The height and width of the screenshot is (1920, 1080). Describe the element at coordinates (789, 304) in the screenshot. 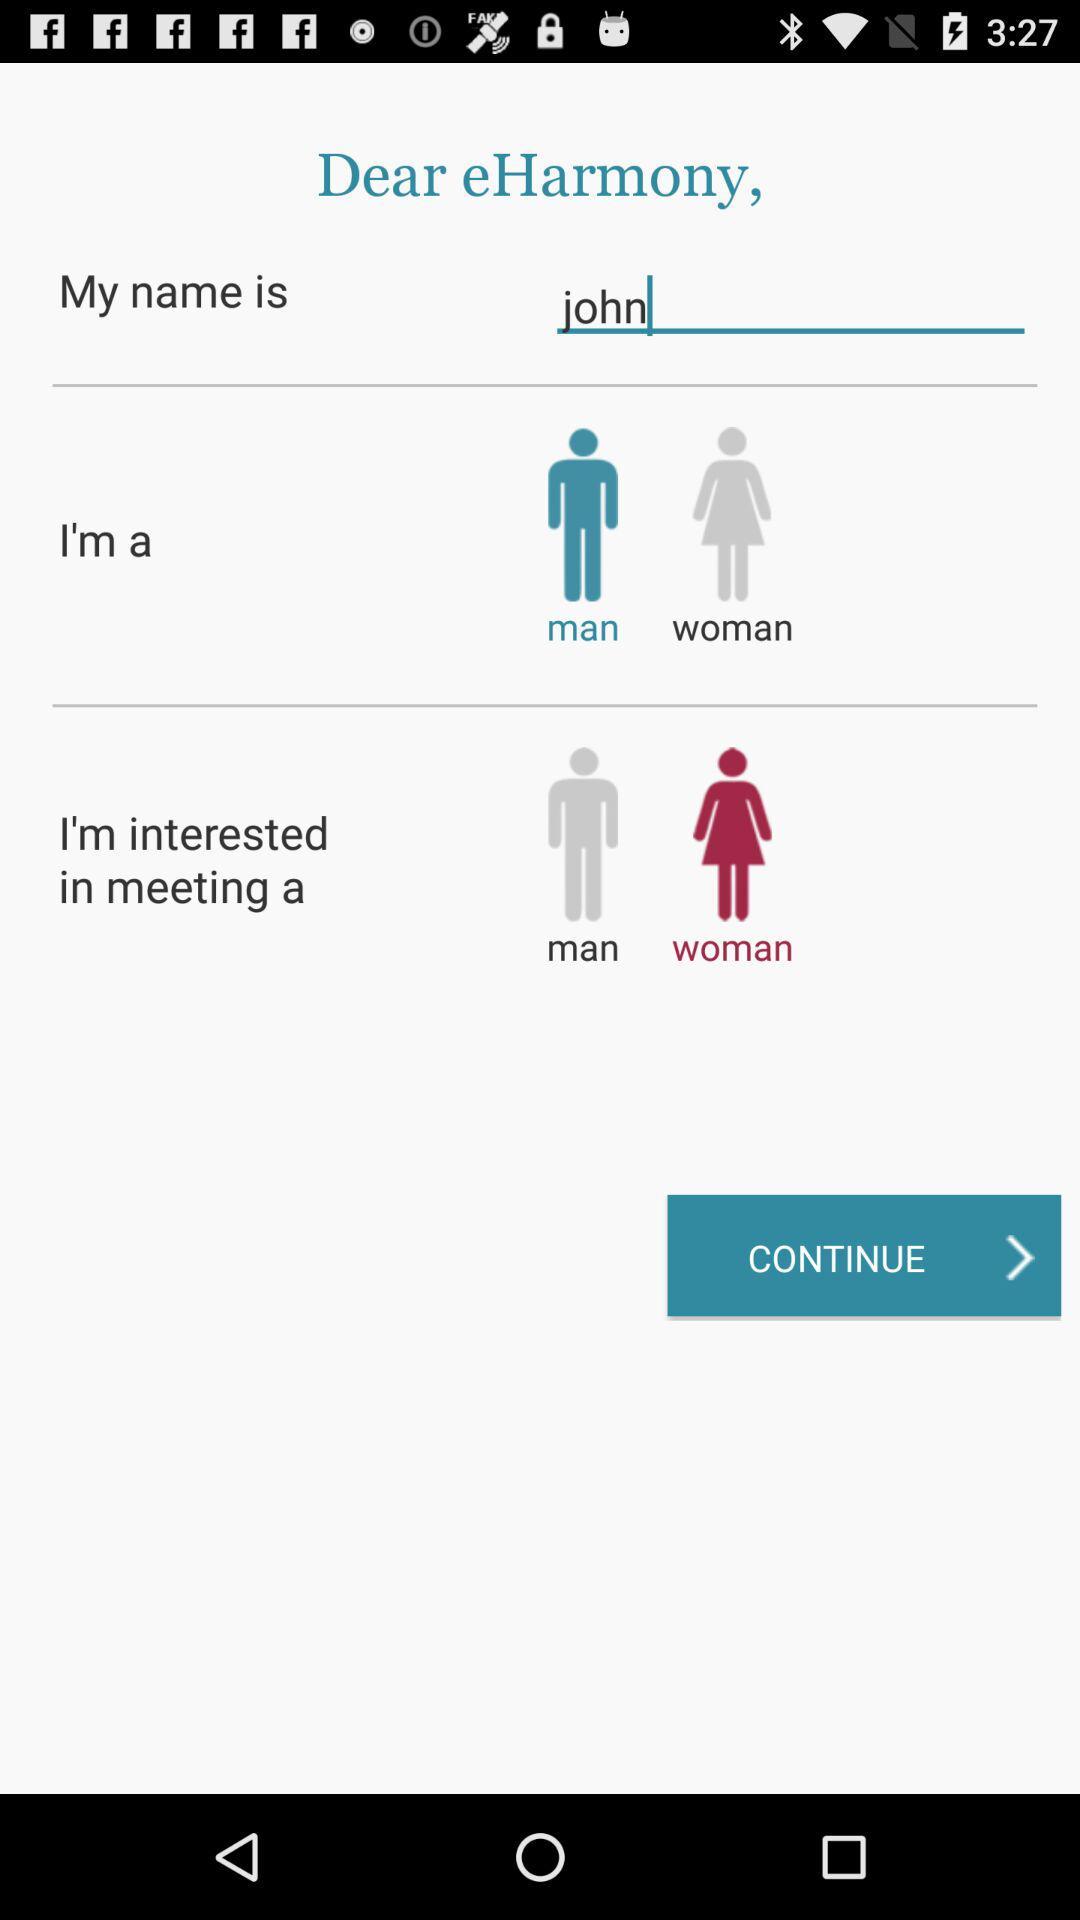

I see `john item` at that location.